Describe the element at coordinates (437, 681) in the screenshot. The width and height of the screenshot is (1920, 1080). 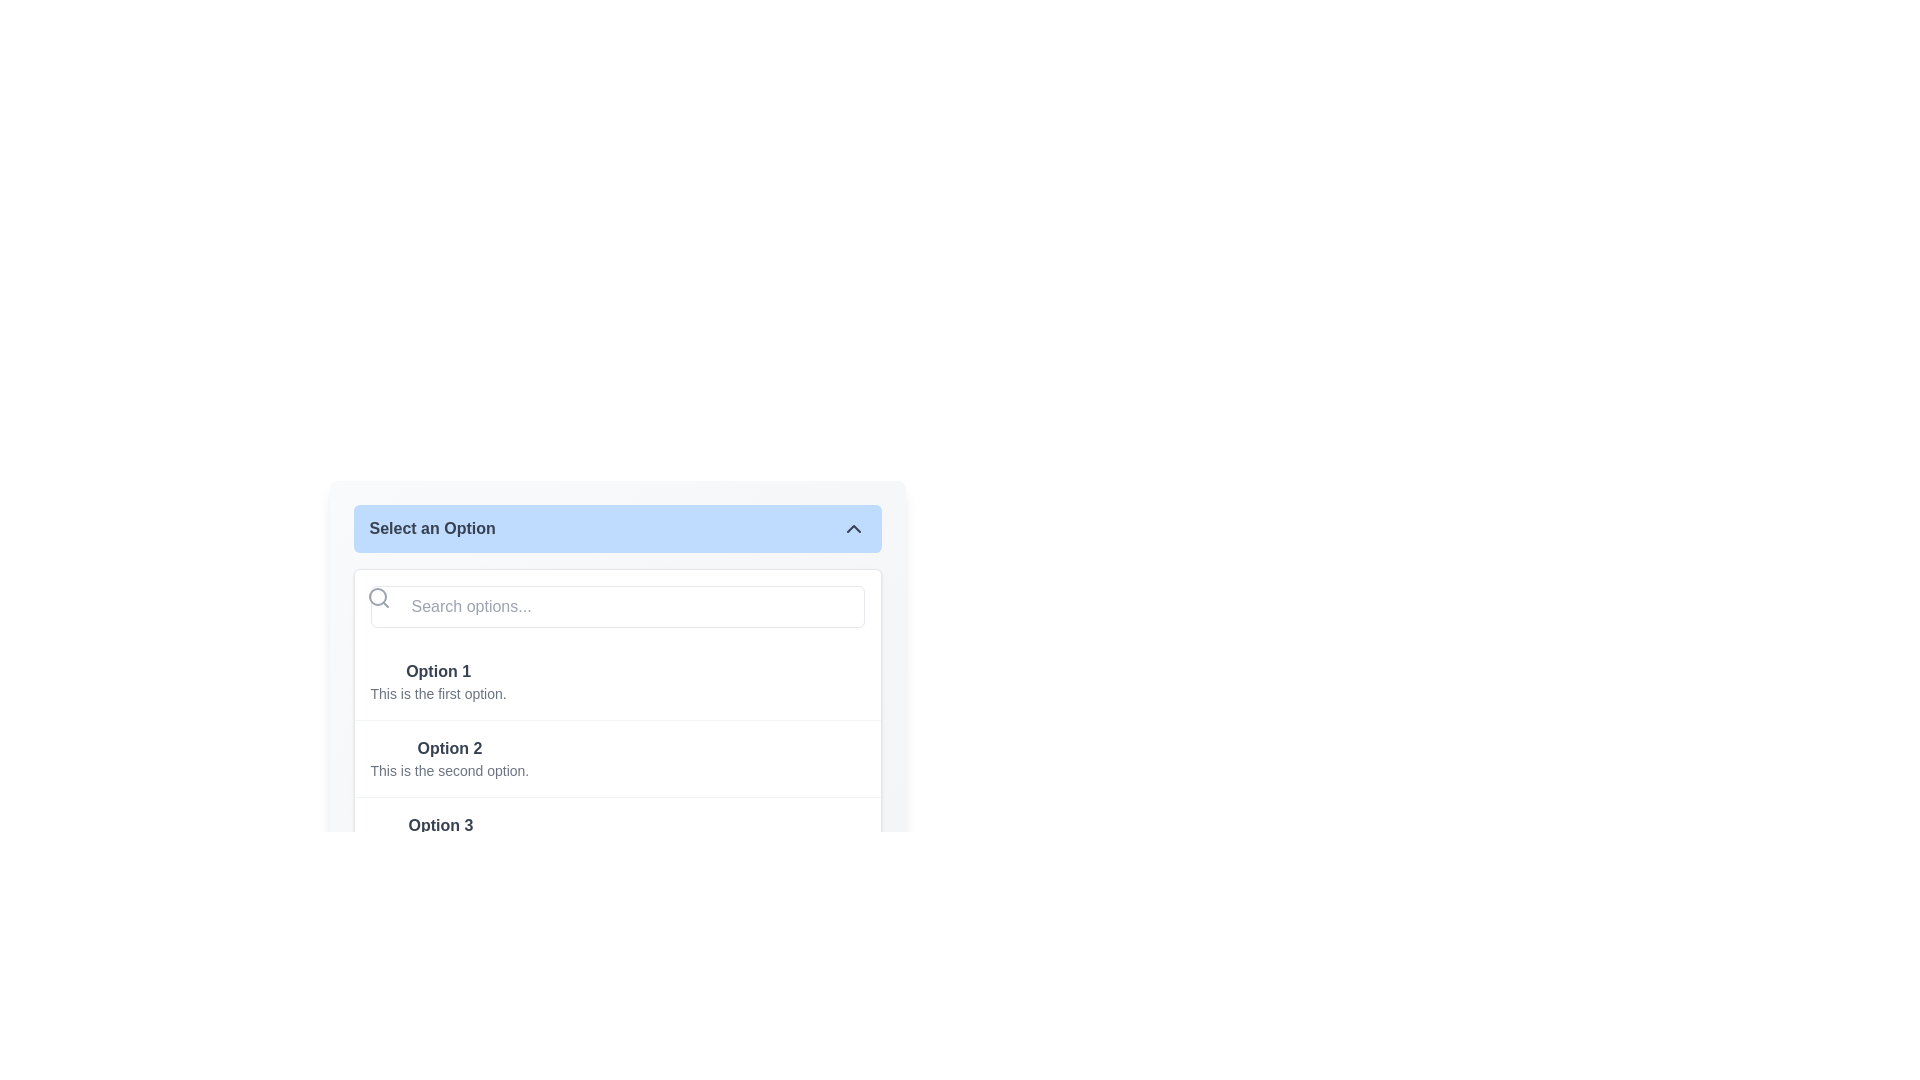
I see `the first selectable option 'Option 1' in the list directly below the search bar in the 'Select an Option' drop-down interface` at that location.